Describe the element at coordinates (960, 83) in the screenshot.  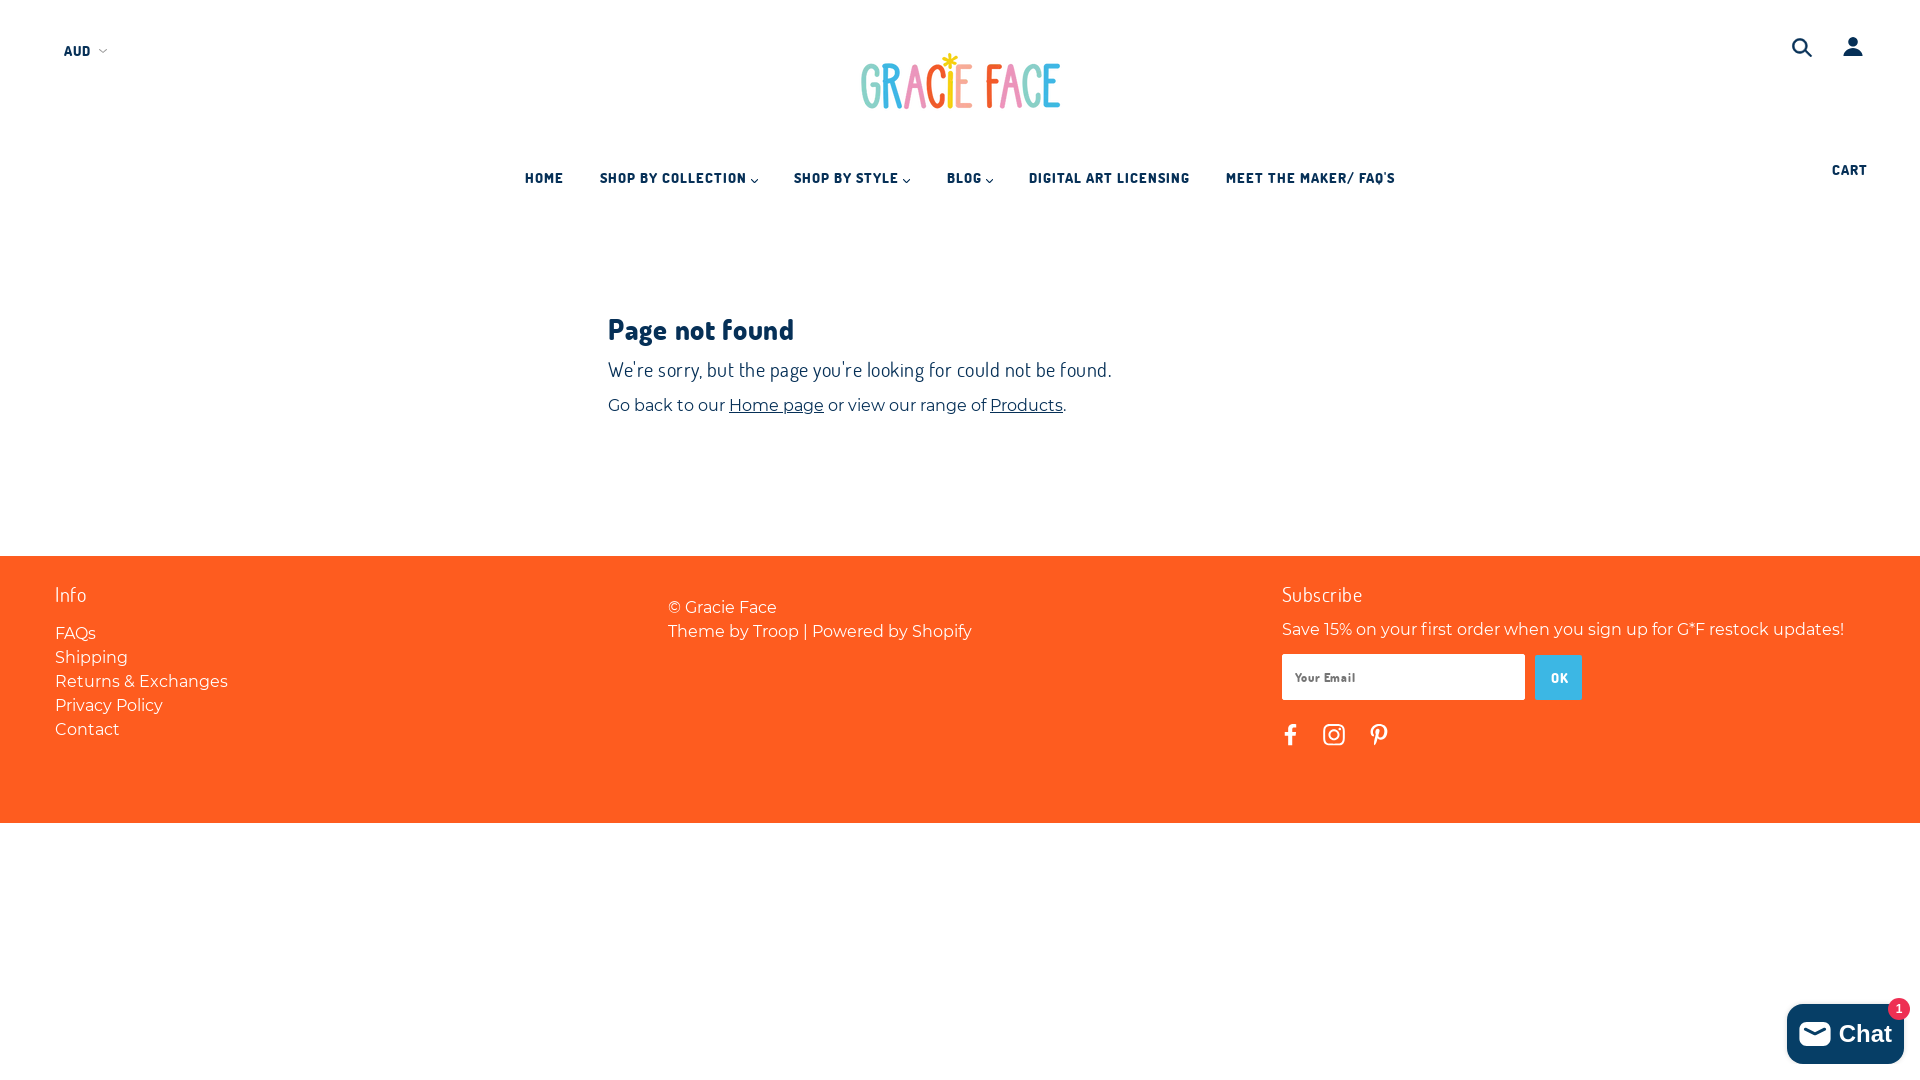
I see `'Gracie Face'` at that location.